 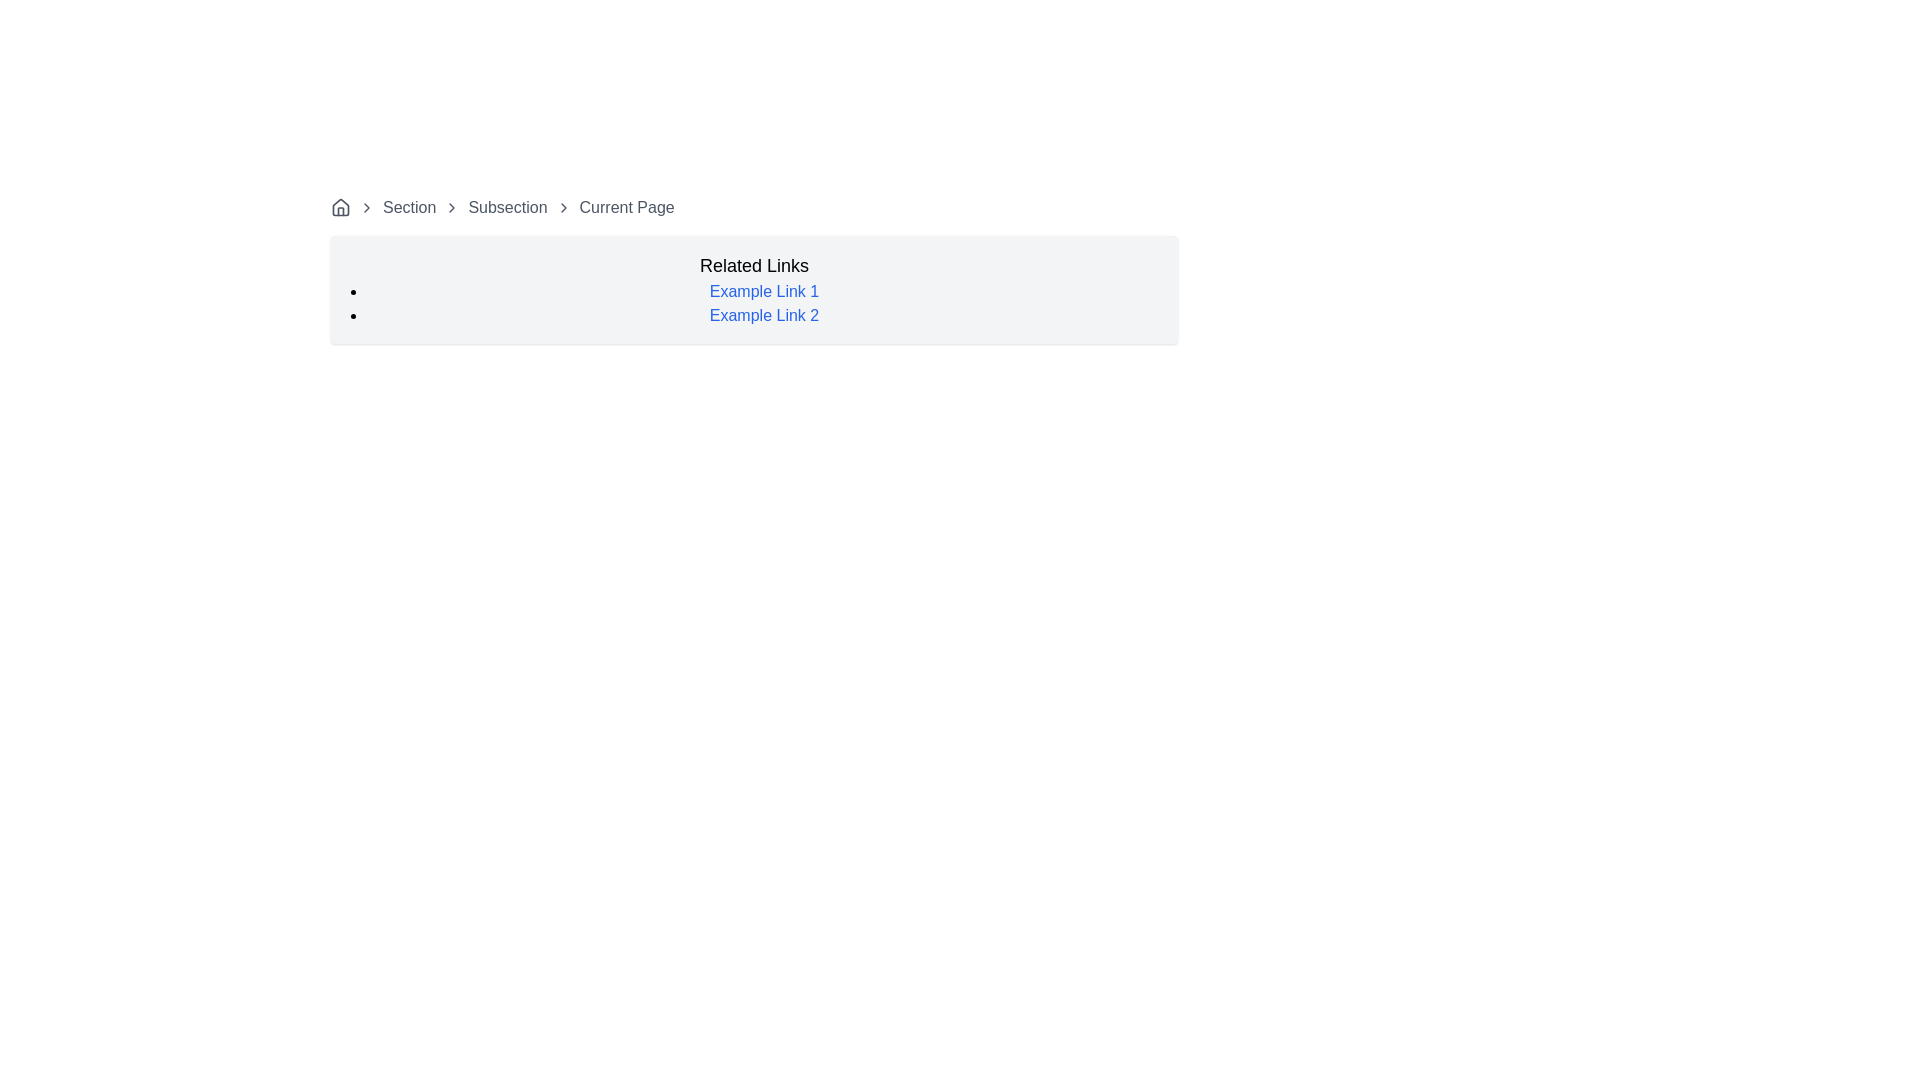 What do you see at coordinates (340, 207) in the screenshot?
I see `the home icon in the breadcrumb navigation bar` at bounding box center [340, 207].